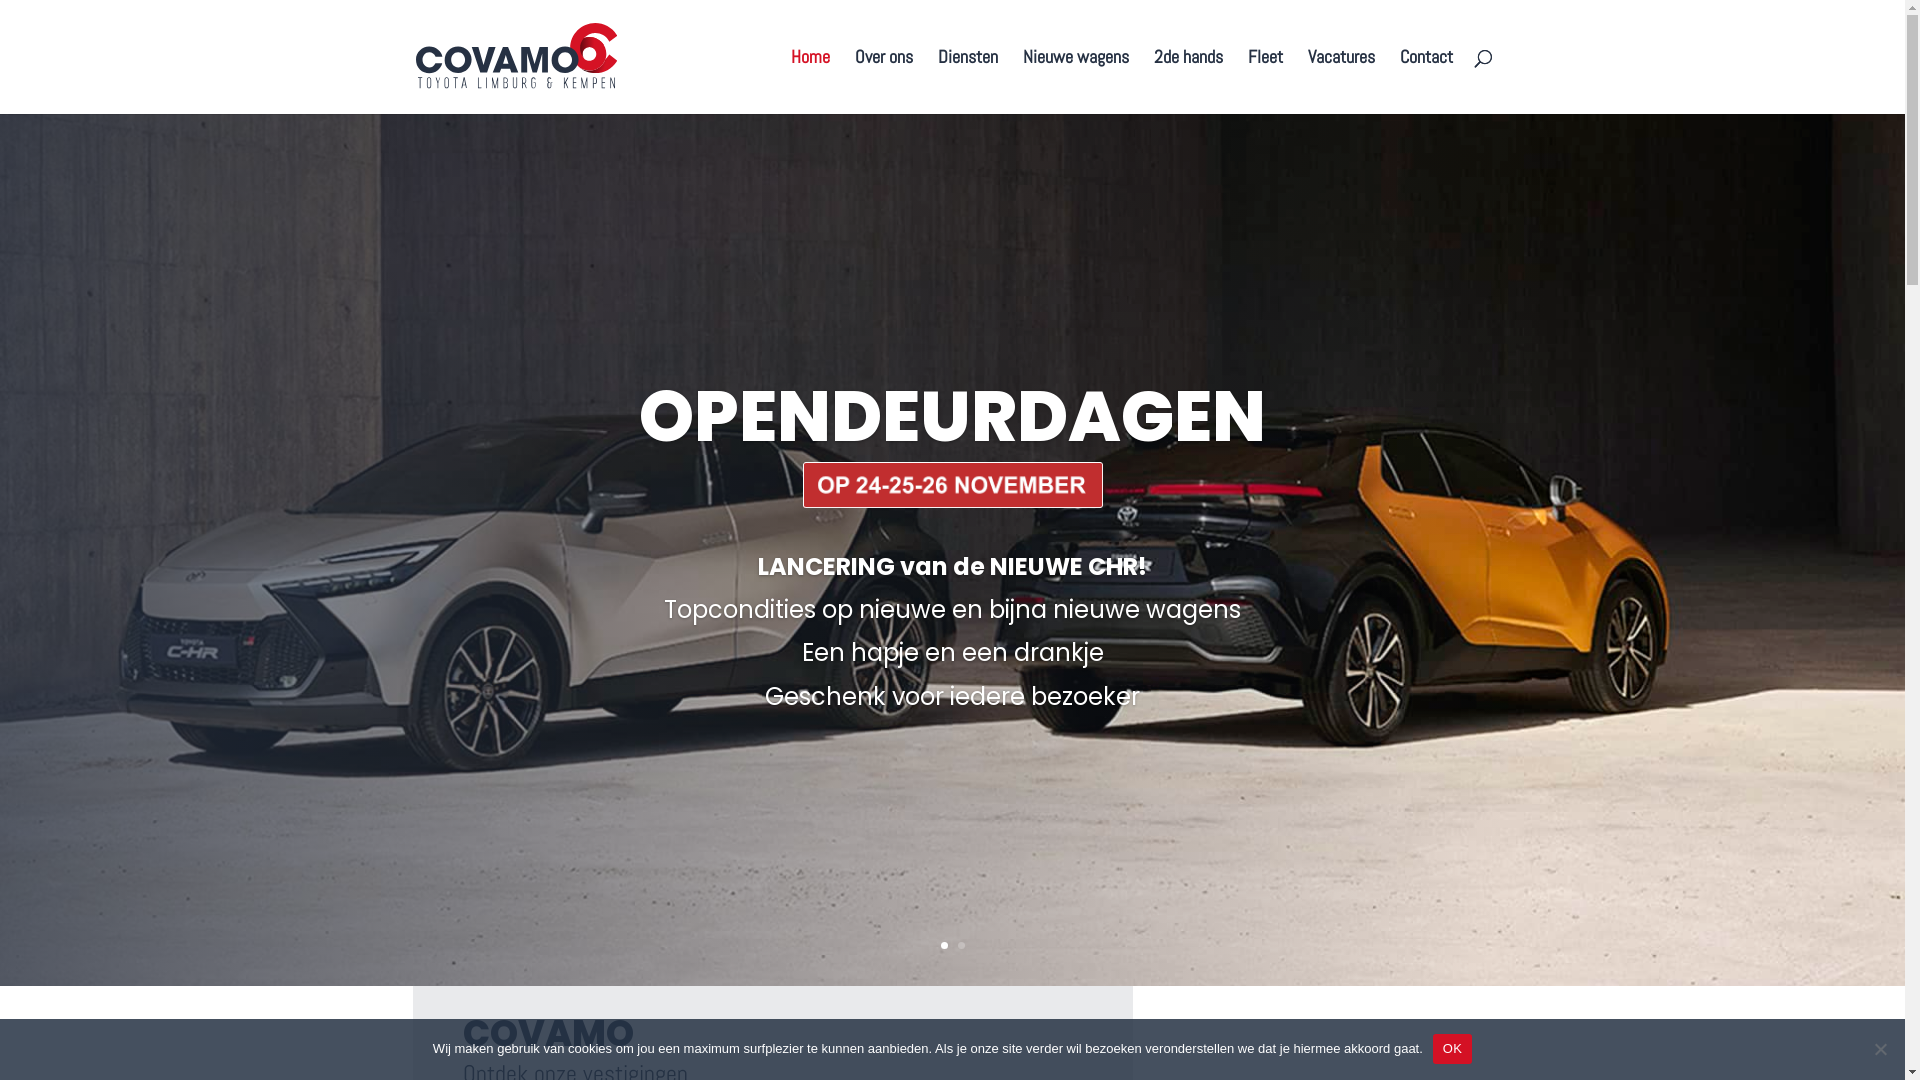 The width and height of the screenshot is (1920, 1080). I want to click on '1', so click(942, 945).